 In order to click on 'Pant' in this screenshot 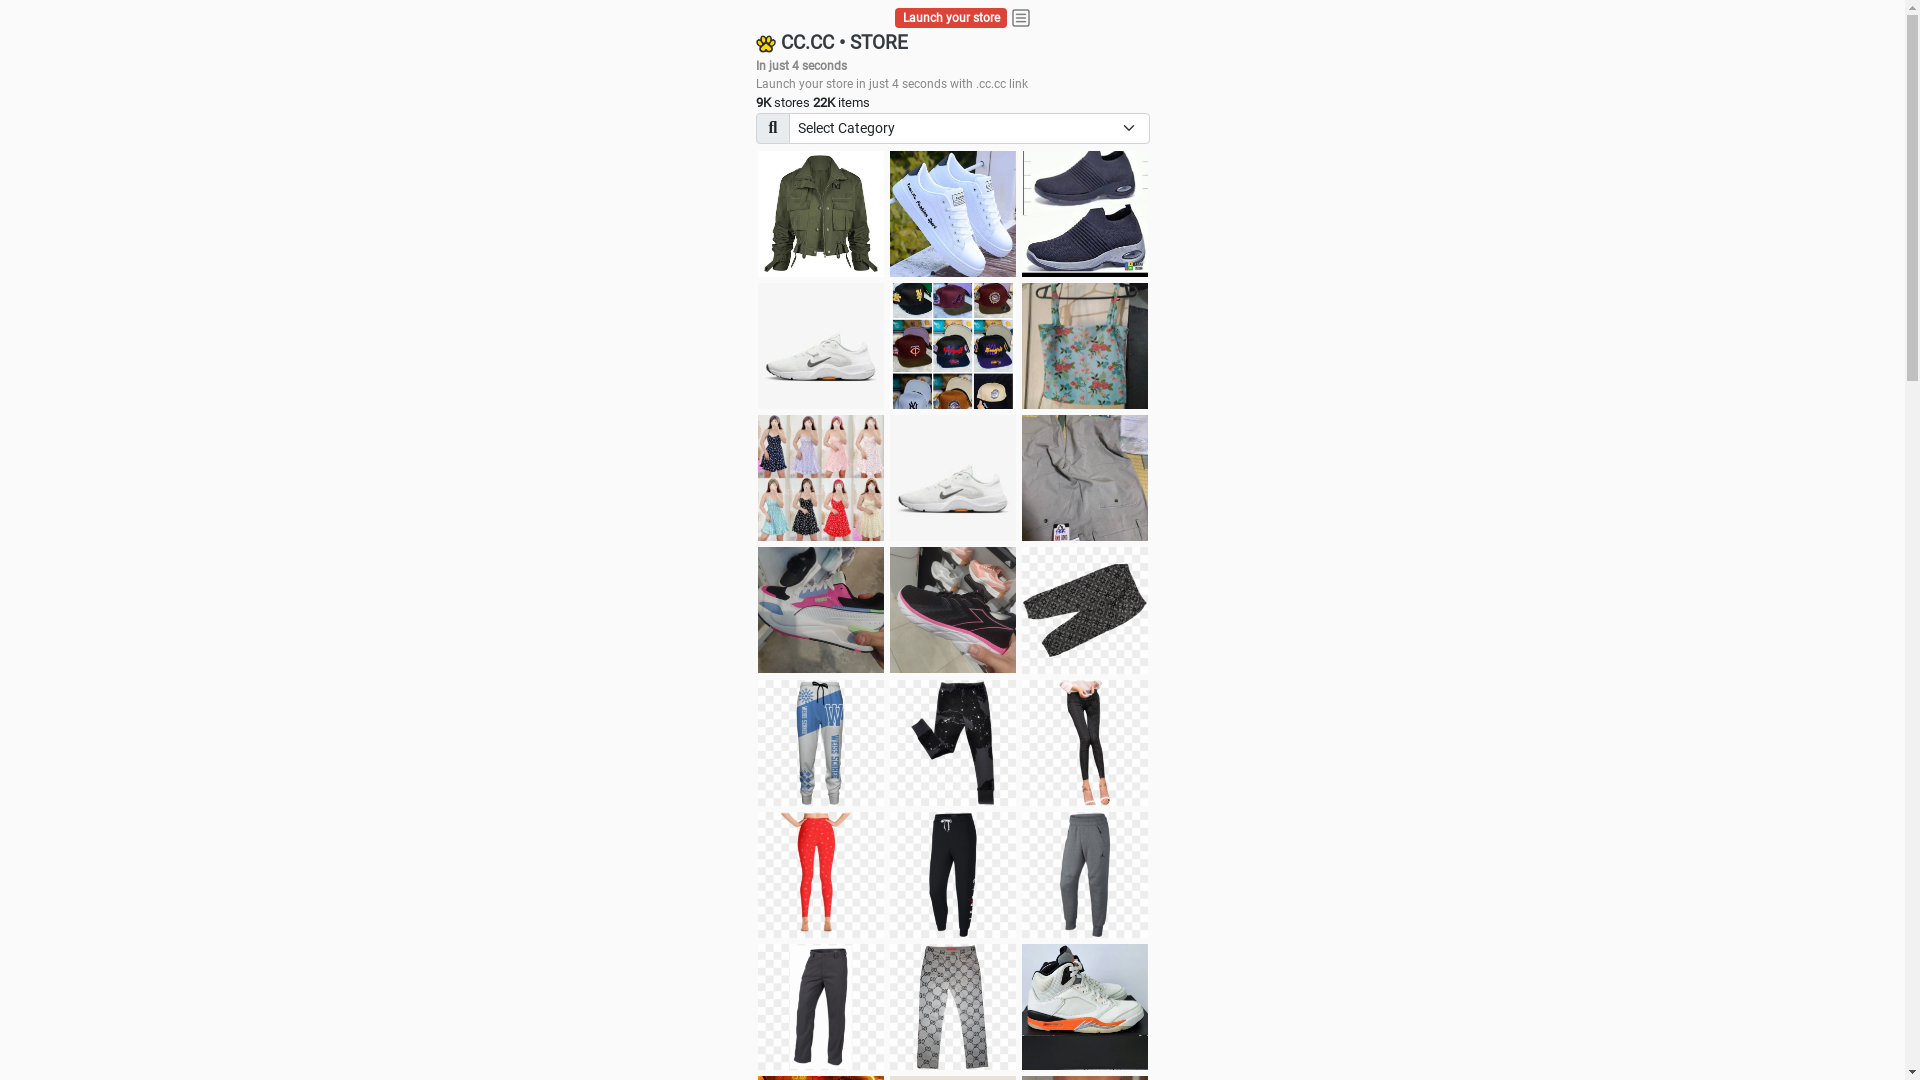, I will do `click(1022, 743)`.